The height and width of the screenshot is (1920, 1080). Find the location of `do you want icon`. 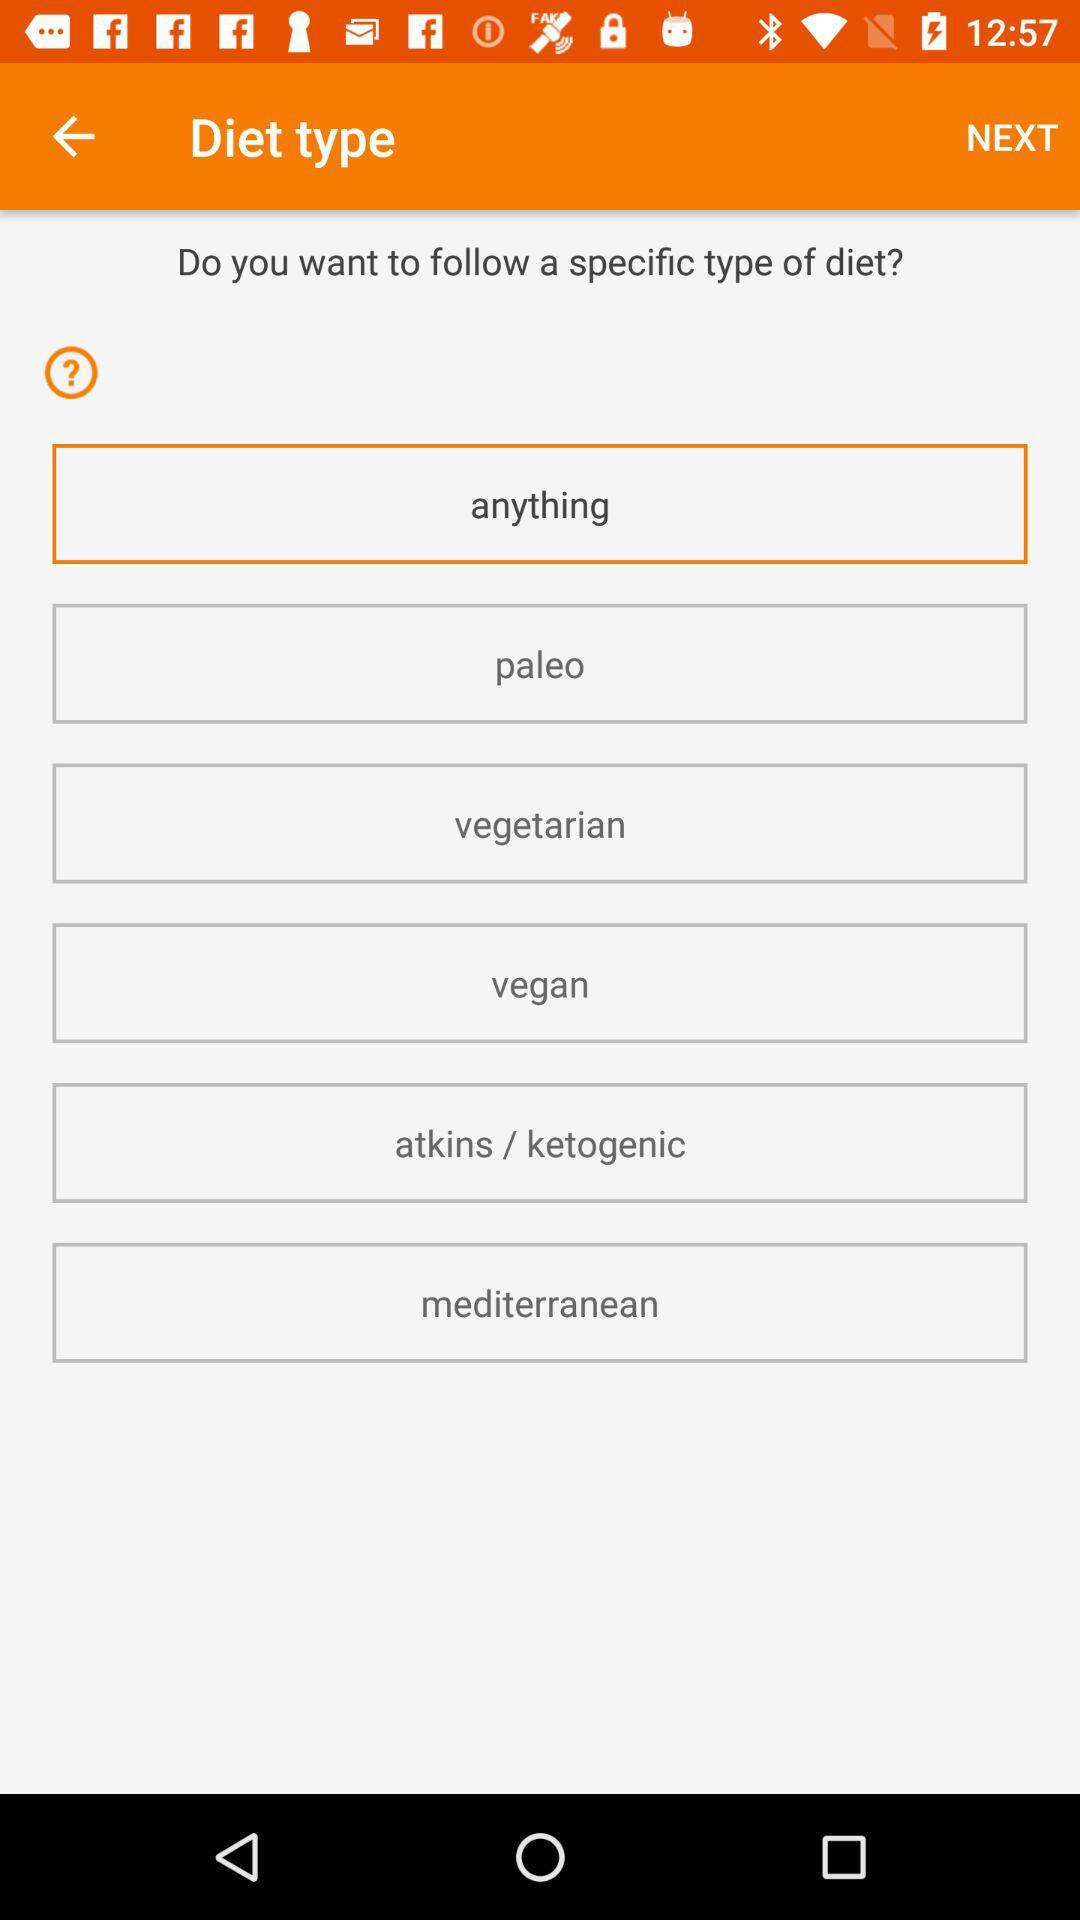

do you want icon is located at coordinates (540, 259).